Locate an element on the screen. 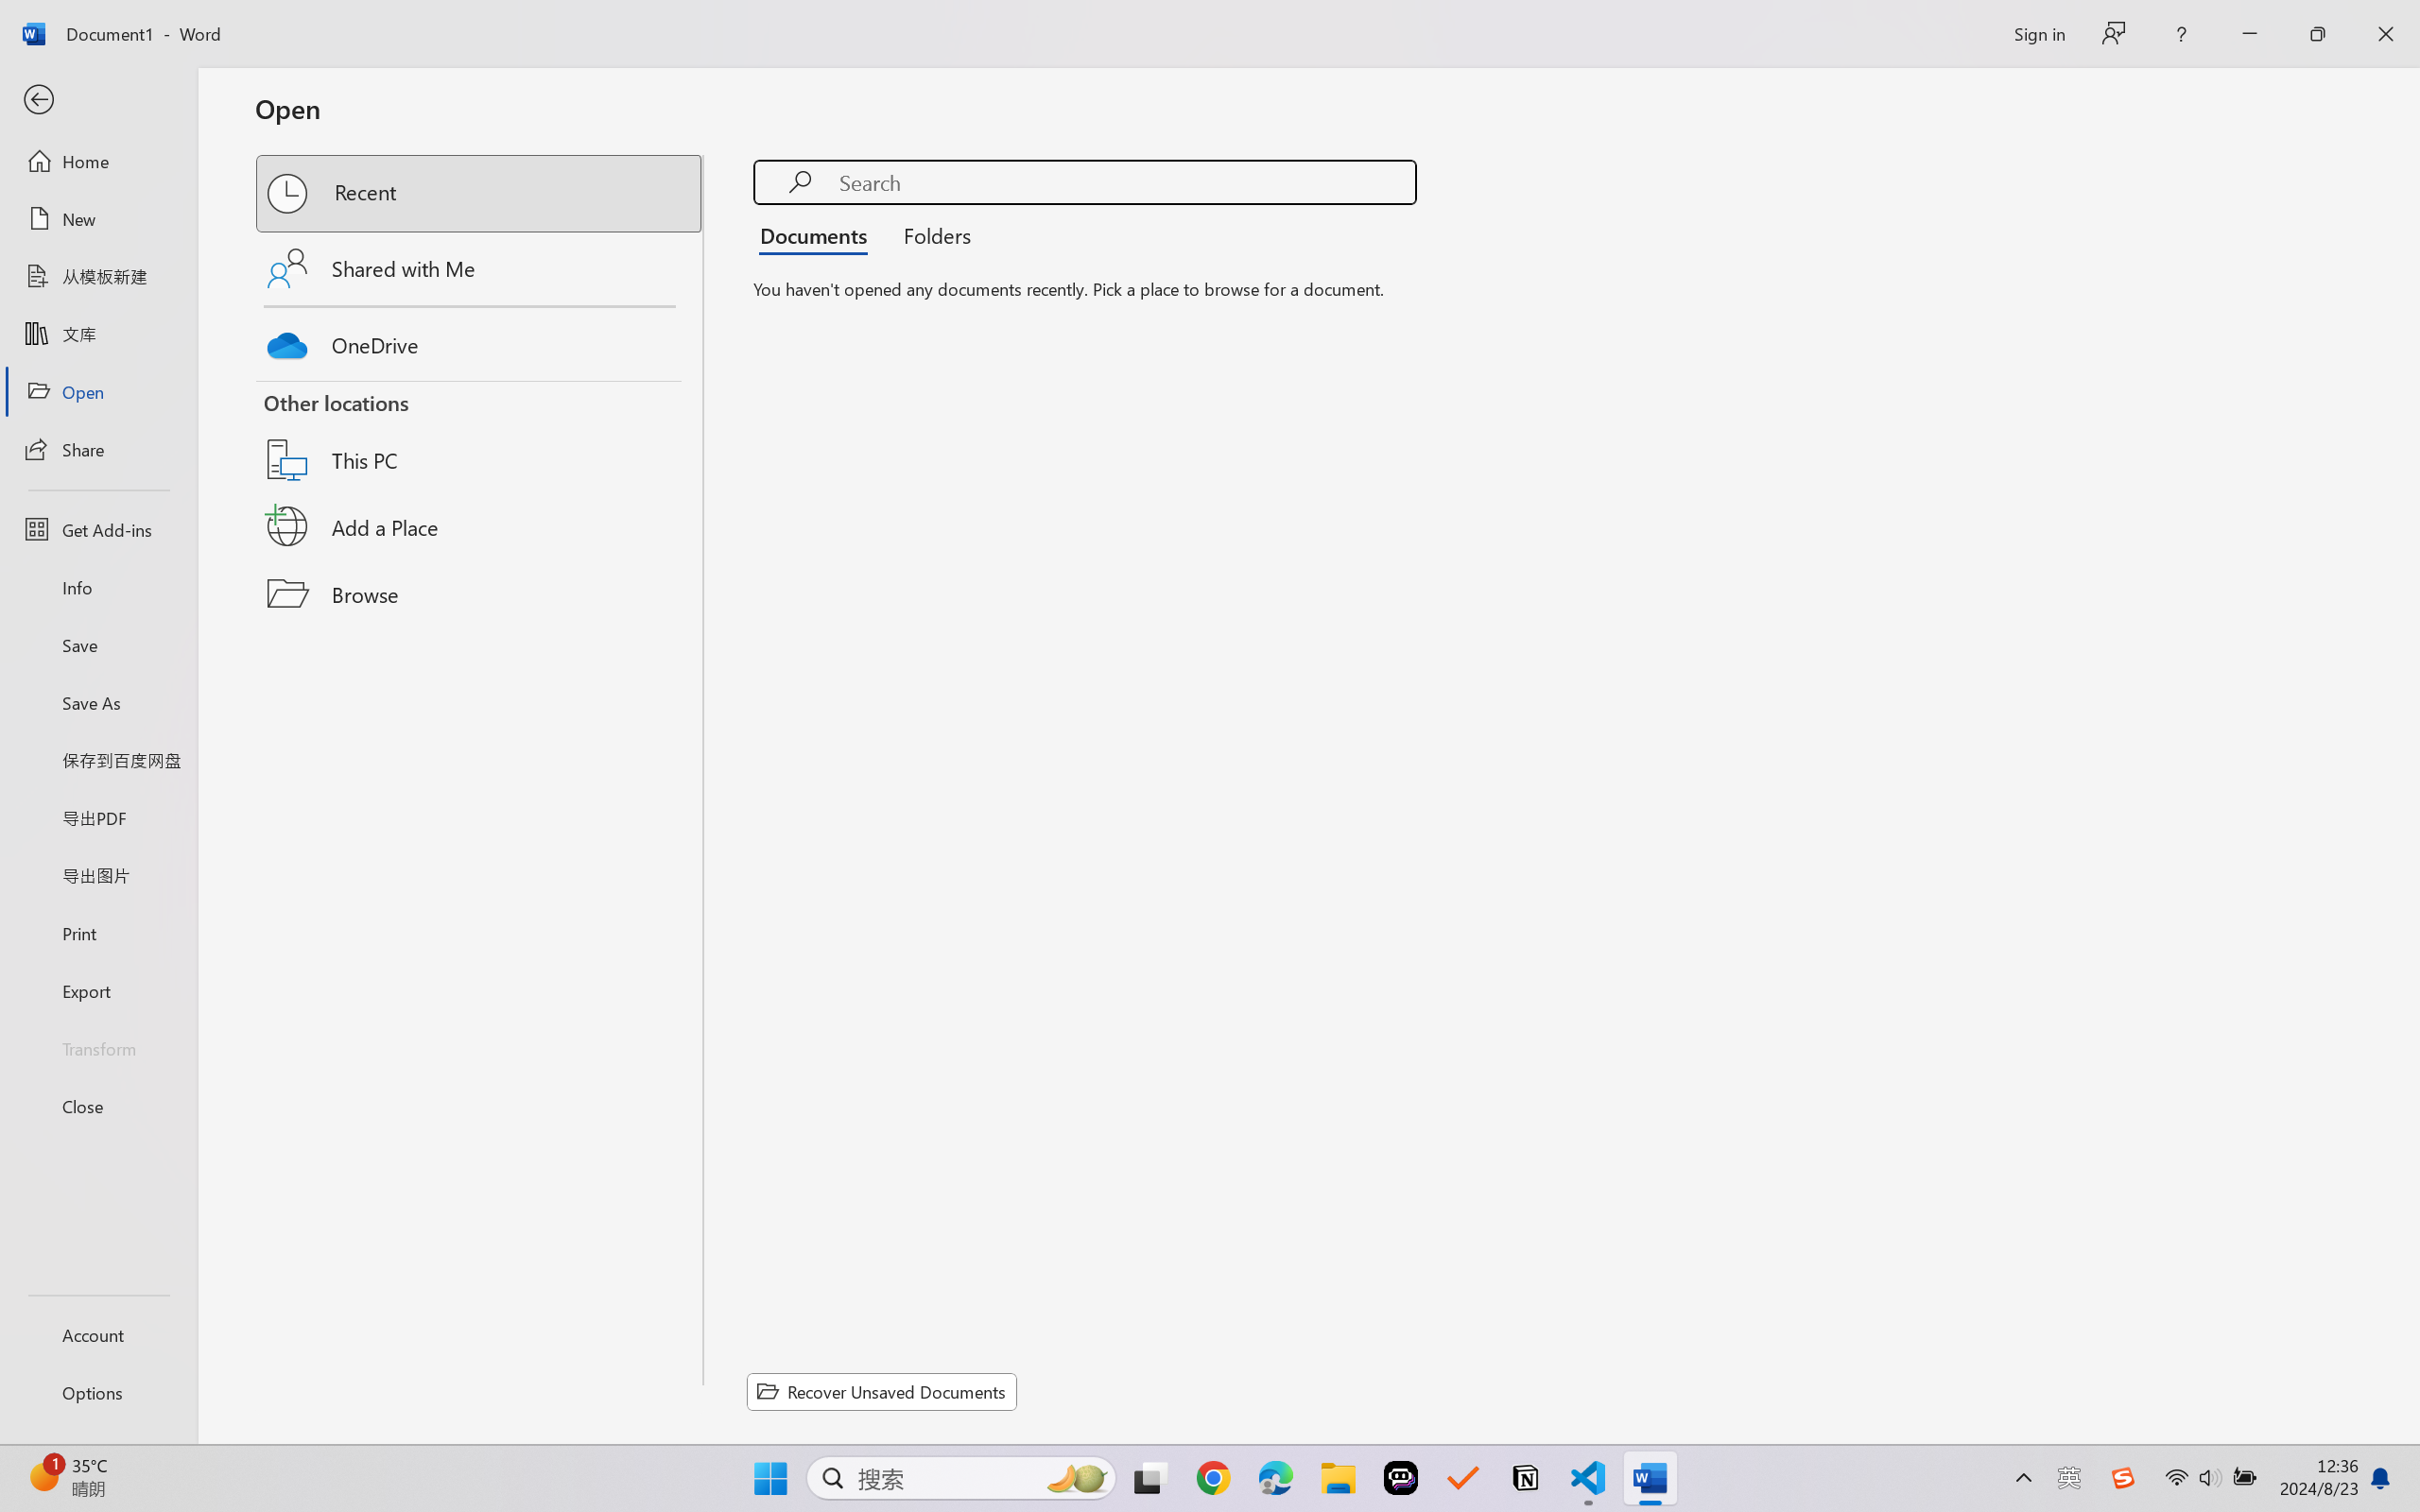  'Info' is located at coordinates (97, 586).